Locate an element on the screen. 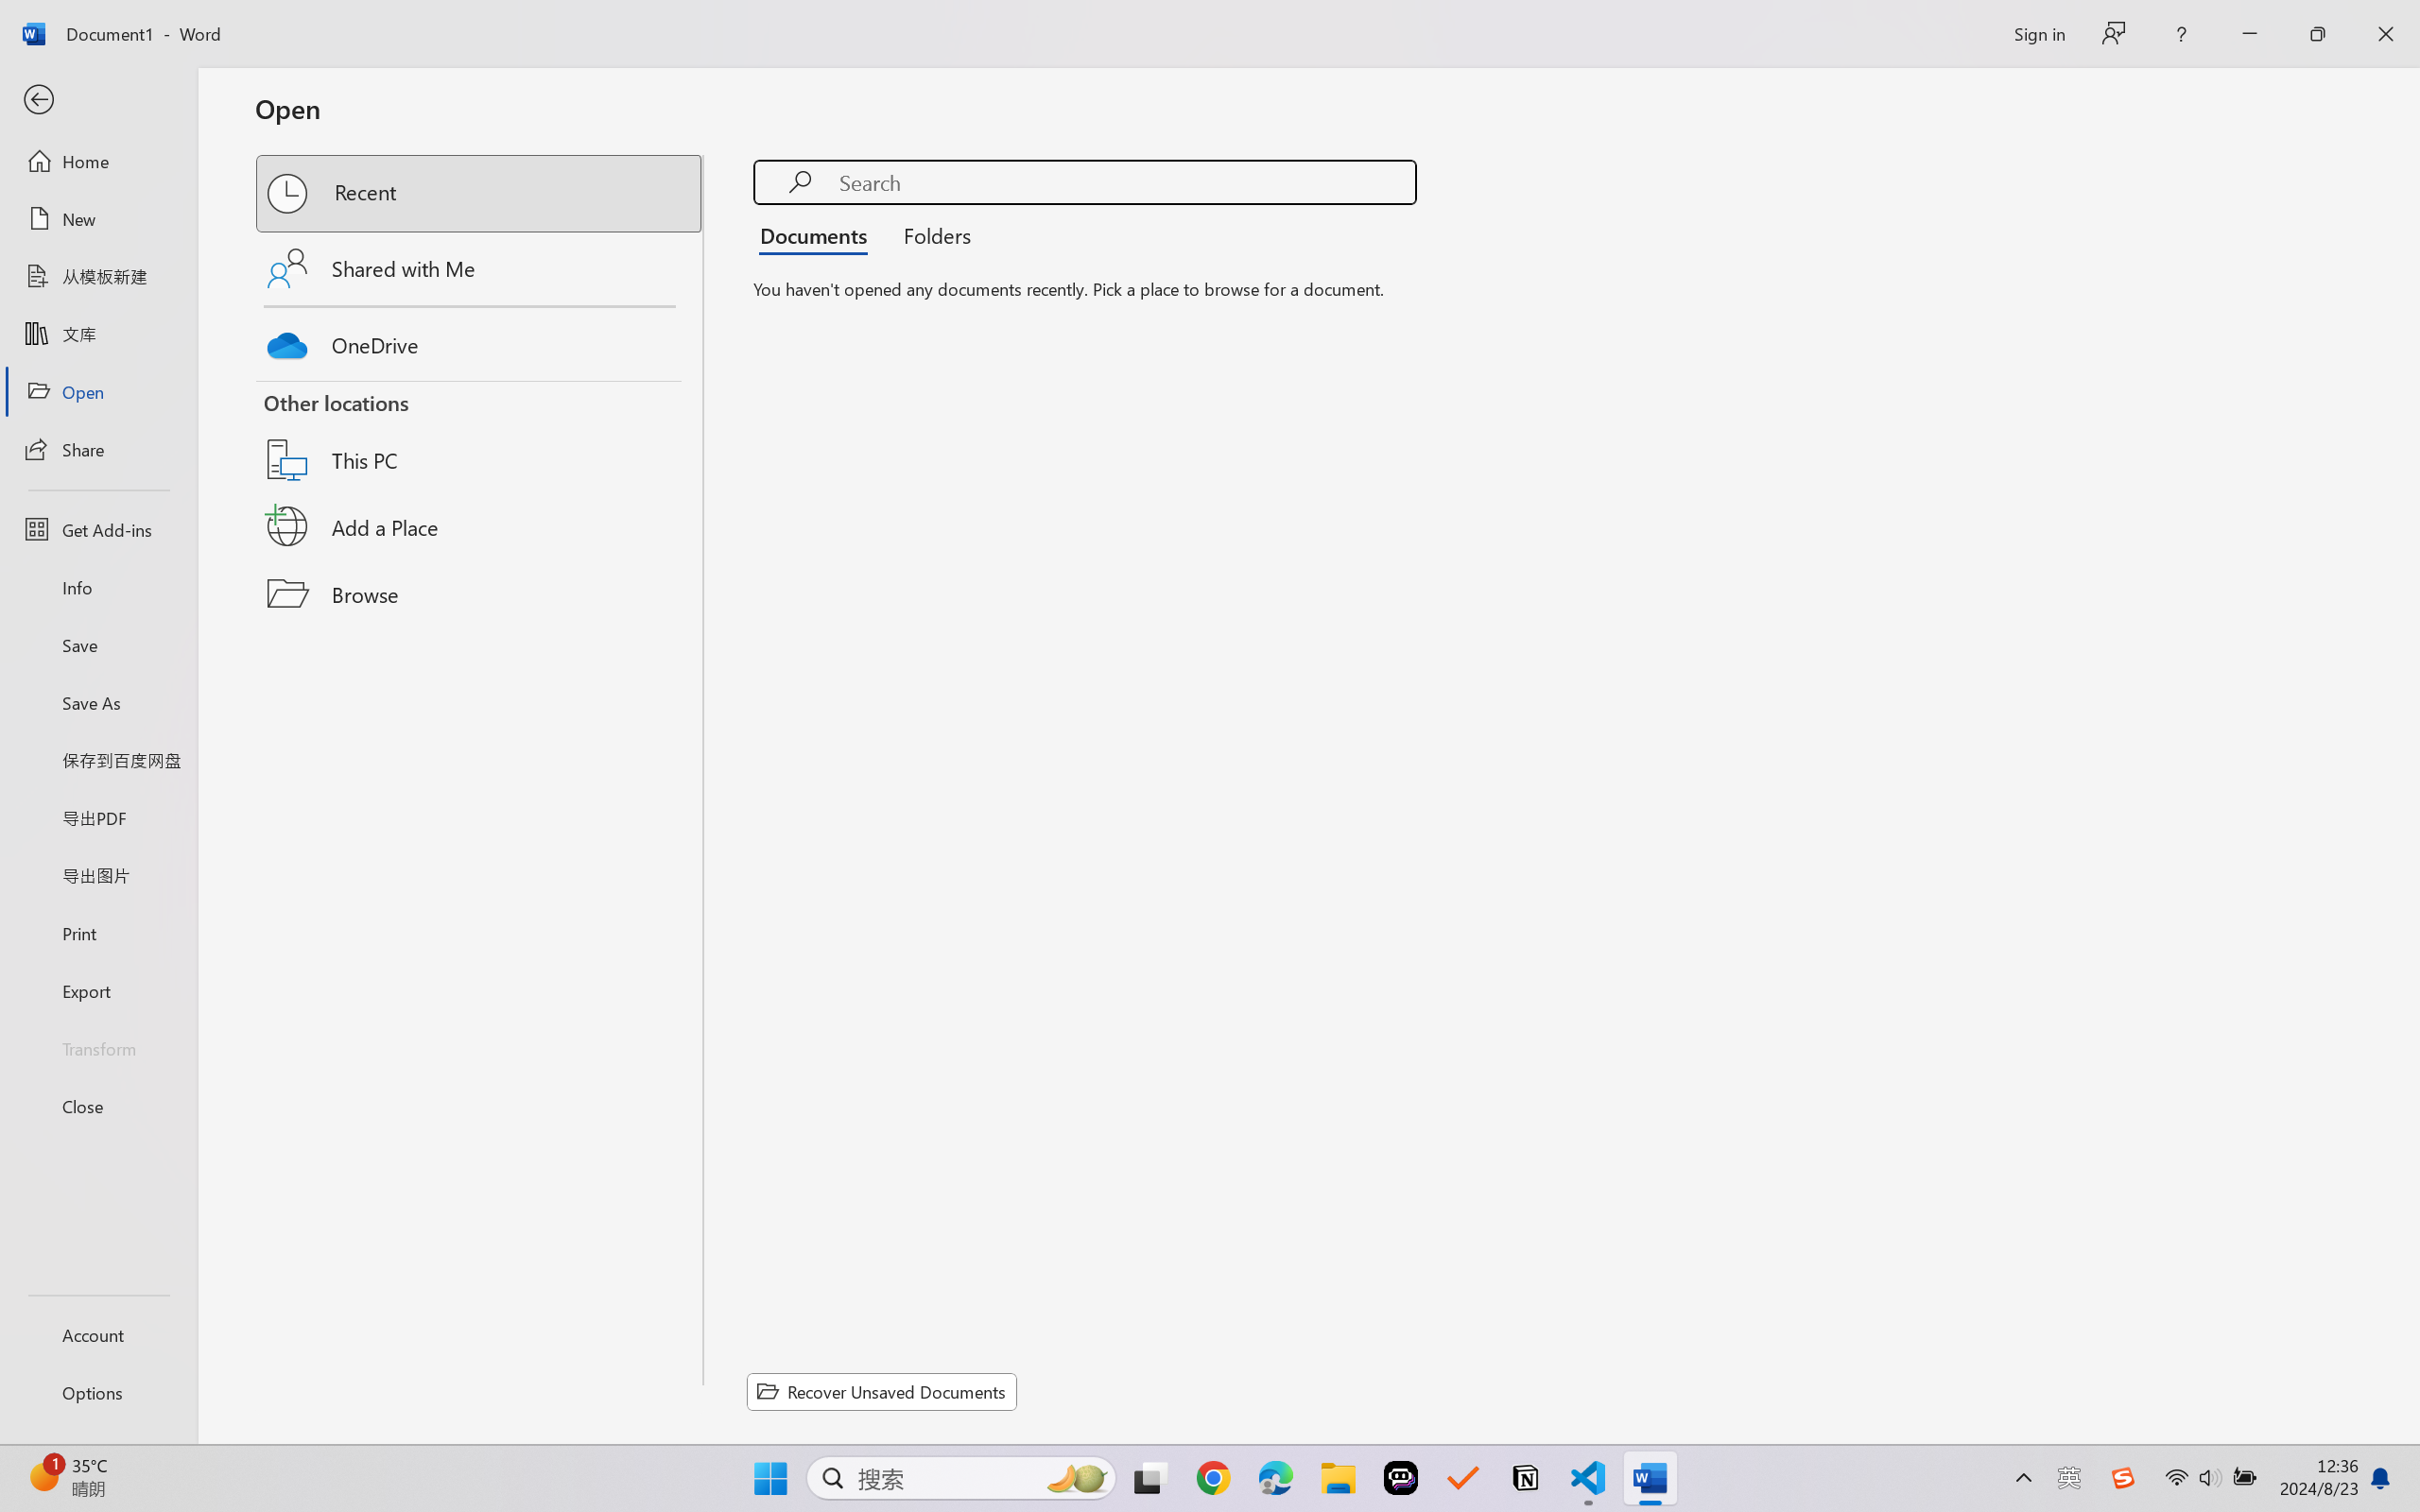  'Info' is located at coordinates (97, 586).